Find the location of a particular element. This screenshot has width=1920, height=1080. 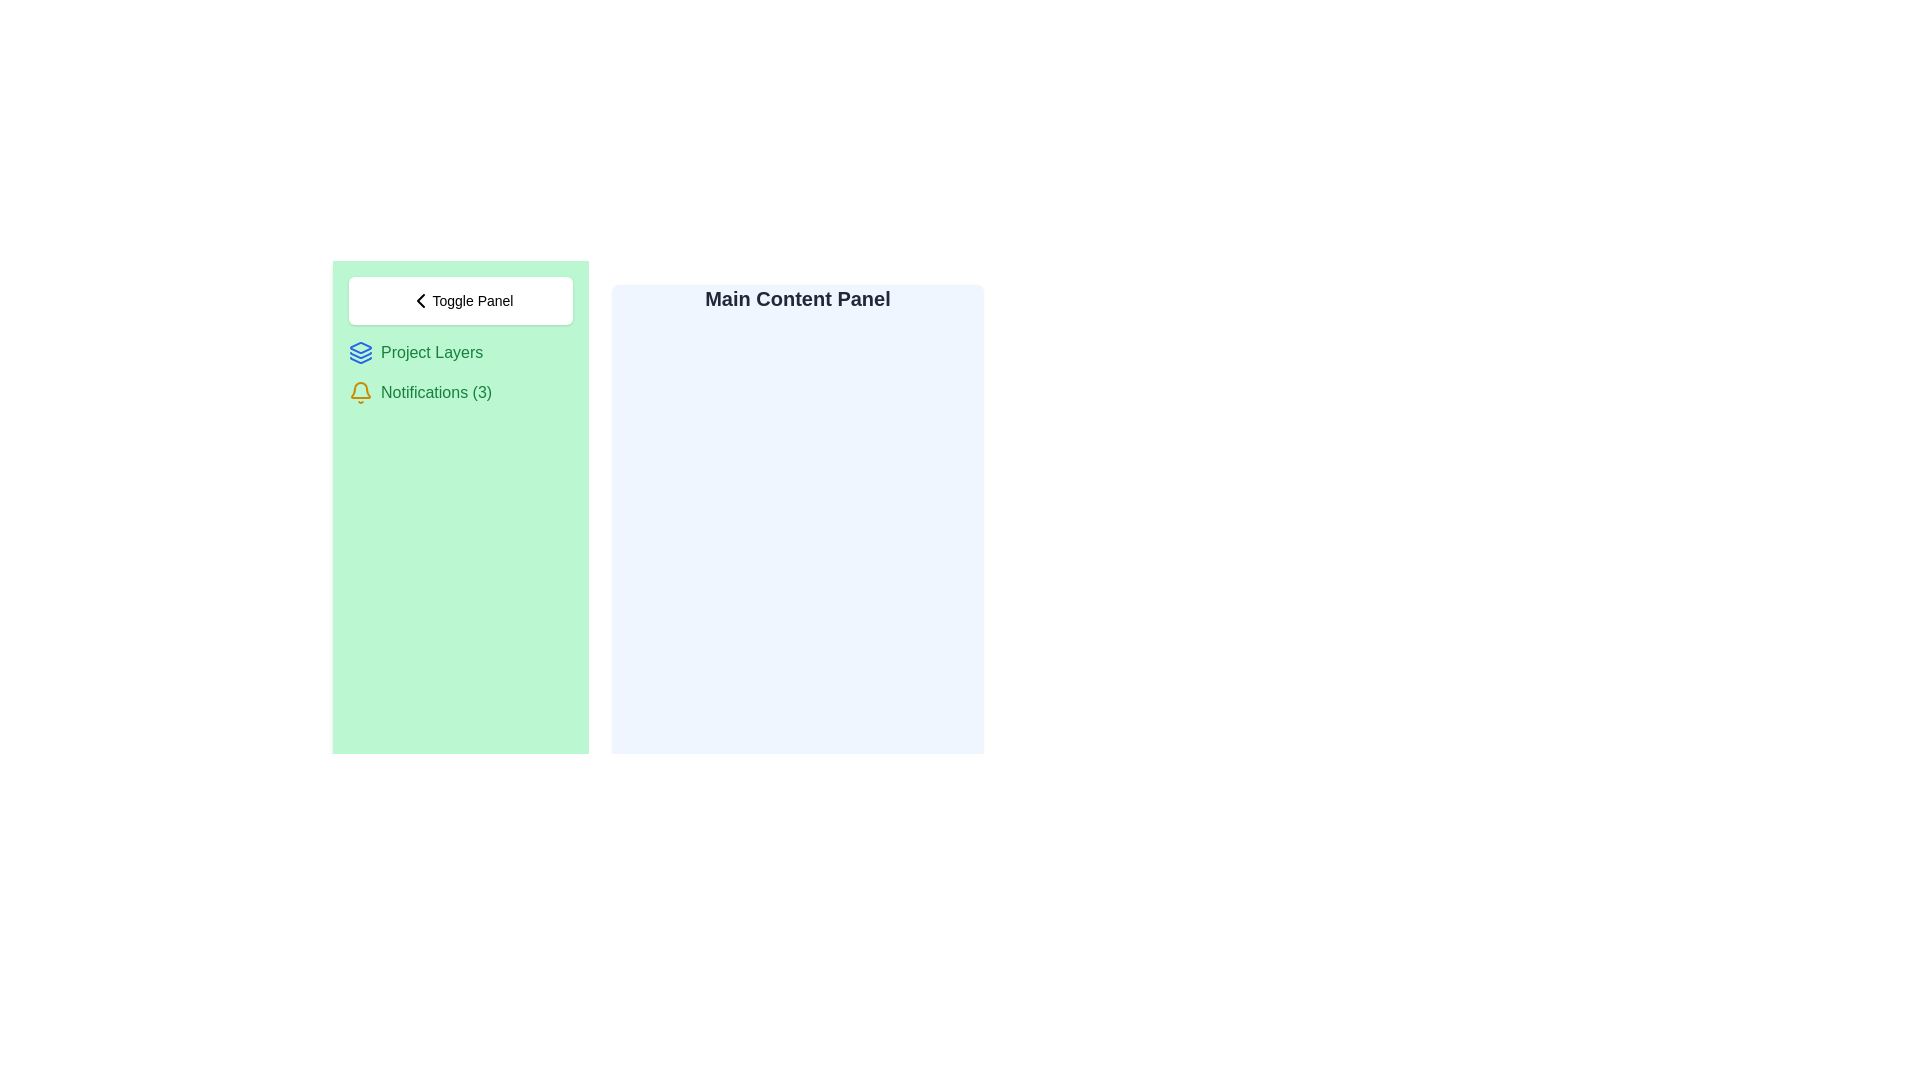

the left-facing chevron icon located inside the 'Toggle Panel' button is located at coordinates (419, 300).